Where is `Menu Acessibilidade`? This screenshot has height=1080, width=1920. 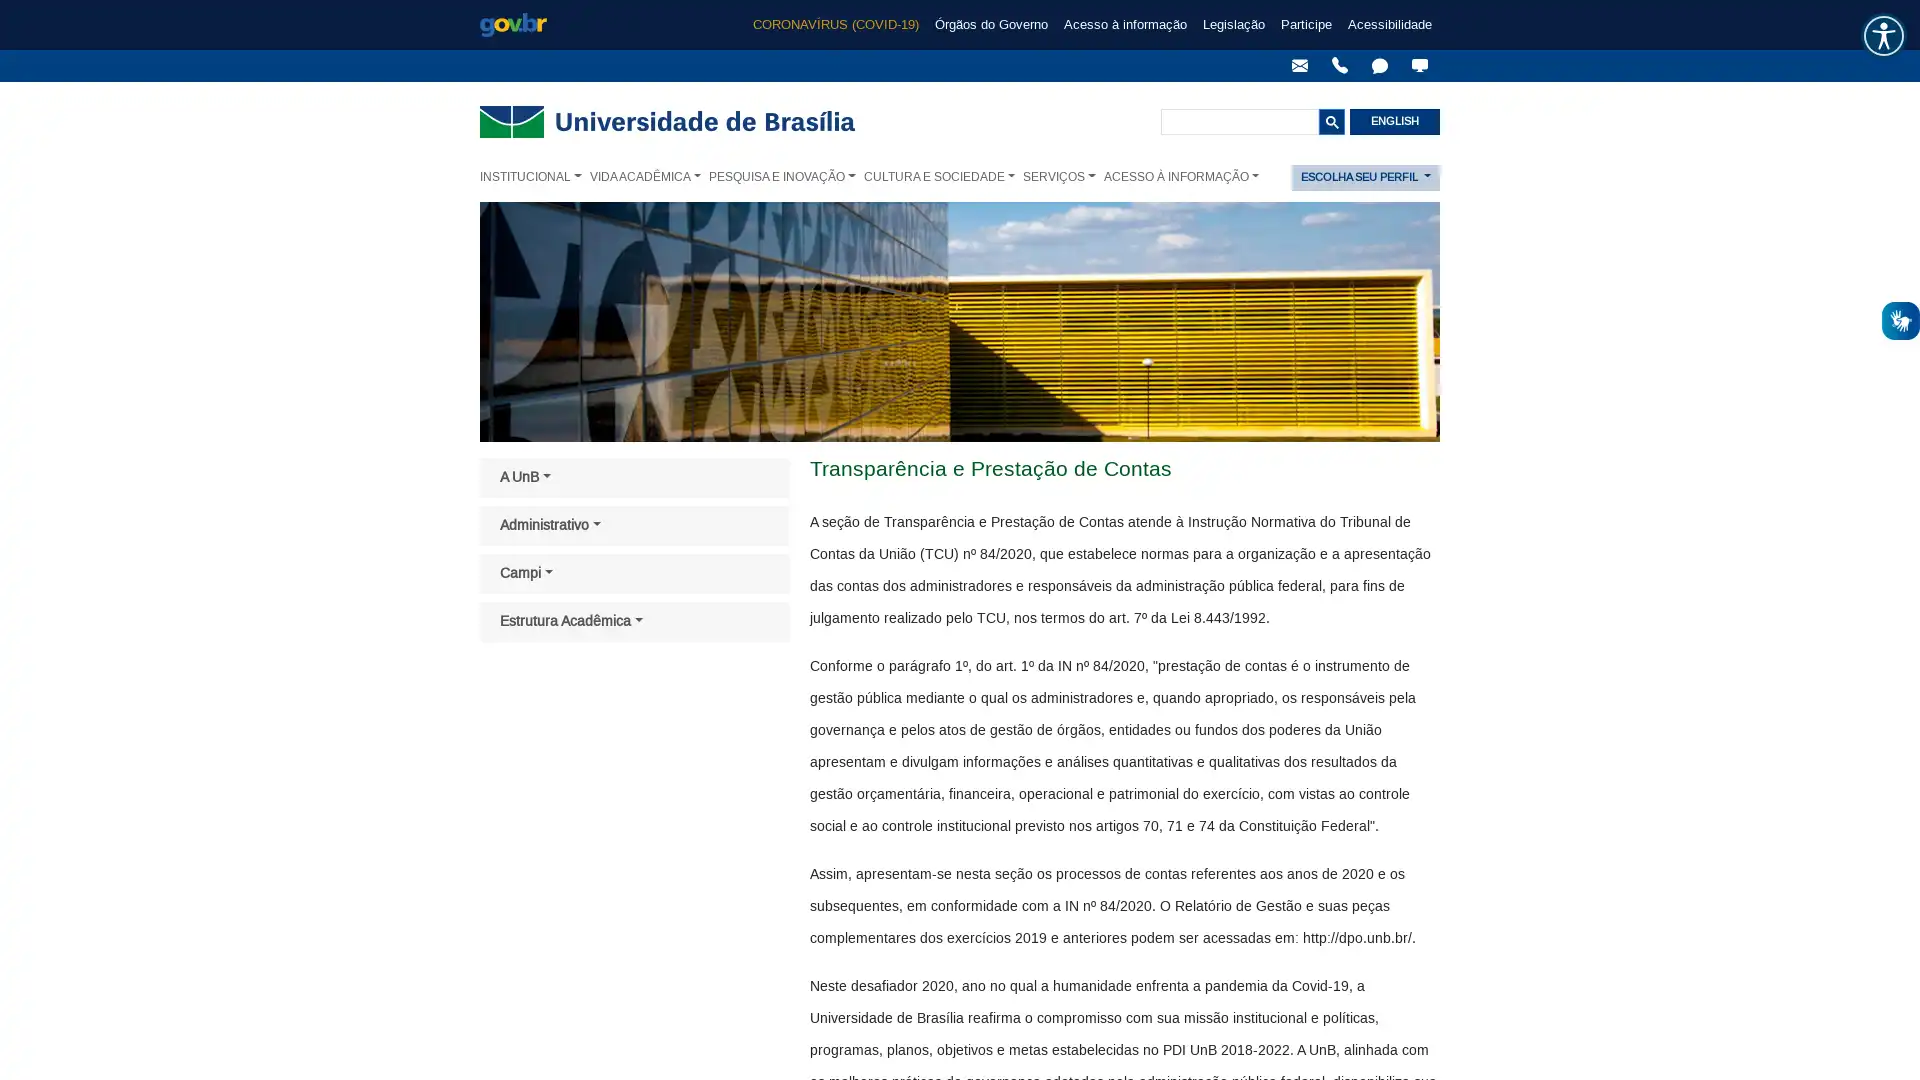 Menu Acessibilidade is located at coordinates (1882, 35).